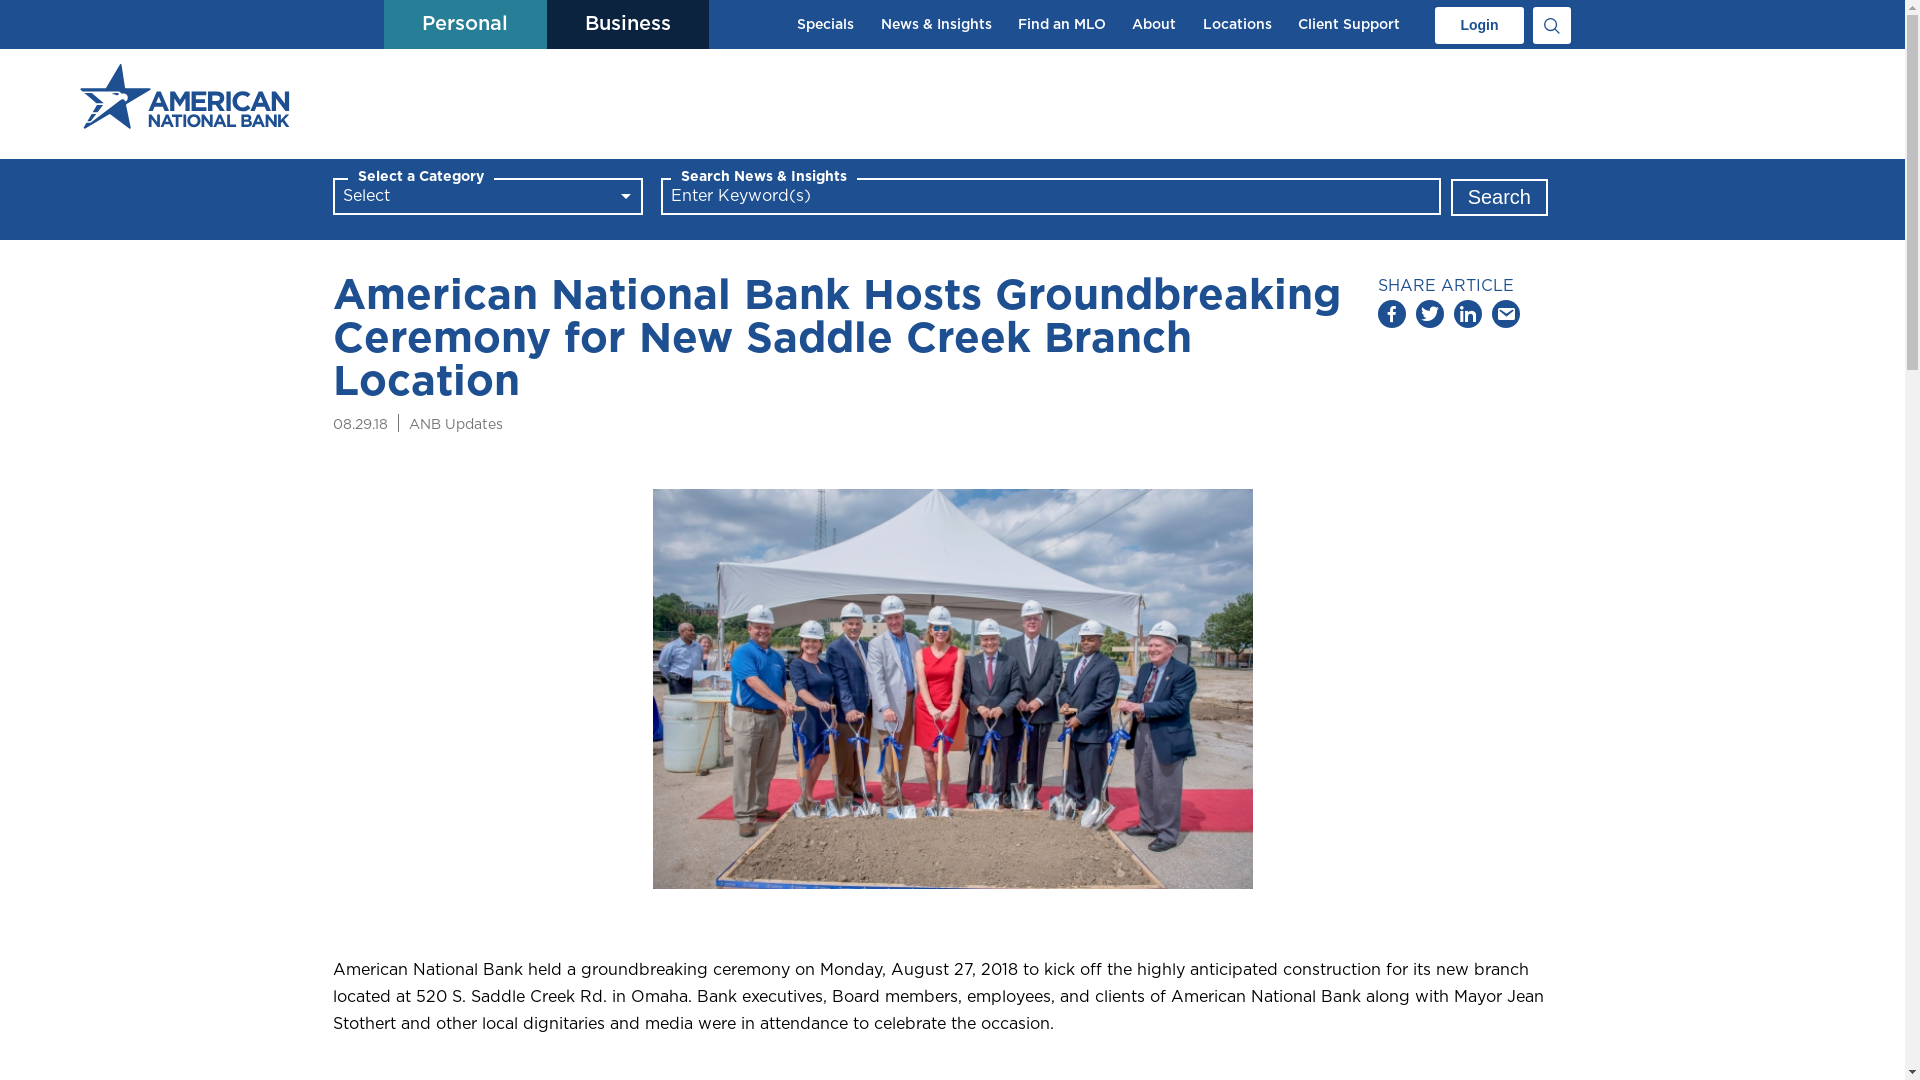 The height and width of the screenshot is (1080, 1920). Describe the element at coordinates (1393, 318) in the screenshot. I see `'Share on Facebook'` at that location.